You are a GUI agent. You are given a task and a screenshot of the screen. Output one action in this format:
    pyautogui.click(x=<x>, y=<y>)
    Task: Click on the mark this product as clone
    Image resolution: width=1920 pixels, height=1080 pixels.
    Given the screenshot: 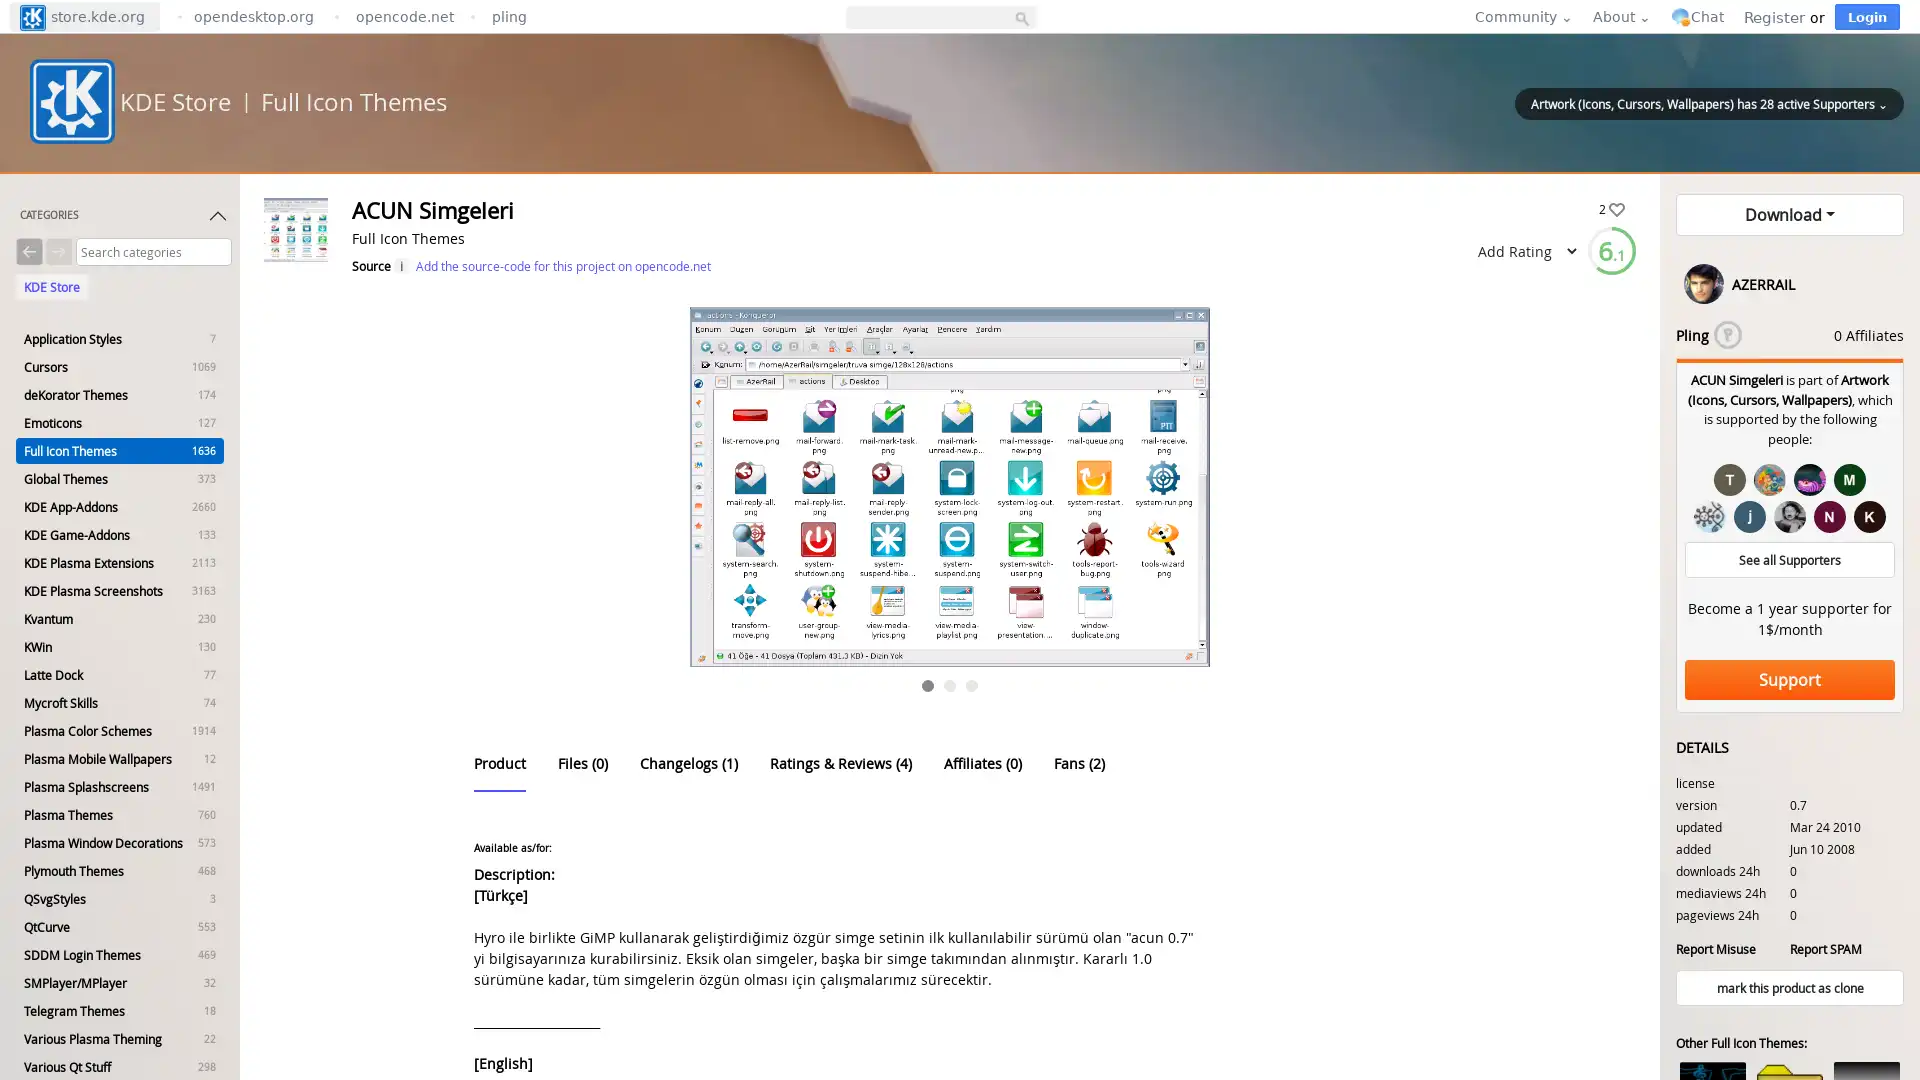 What is the action you would take?
    pyautogui.click(x=1790, y=986)
    